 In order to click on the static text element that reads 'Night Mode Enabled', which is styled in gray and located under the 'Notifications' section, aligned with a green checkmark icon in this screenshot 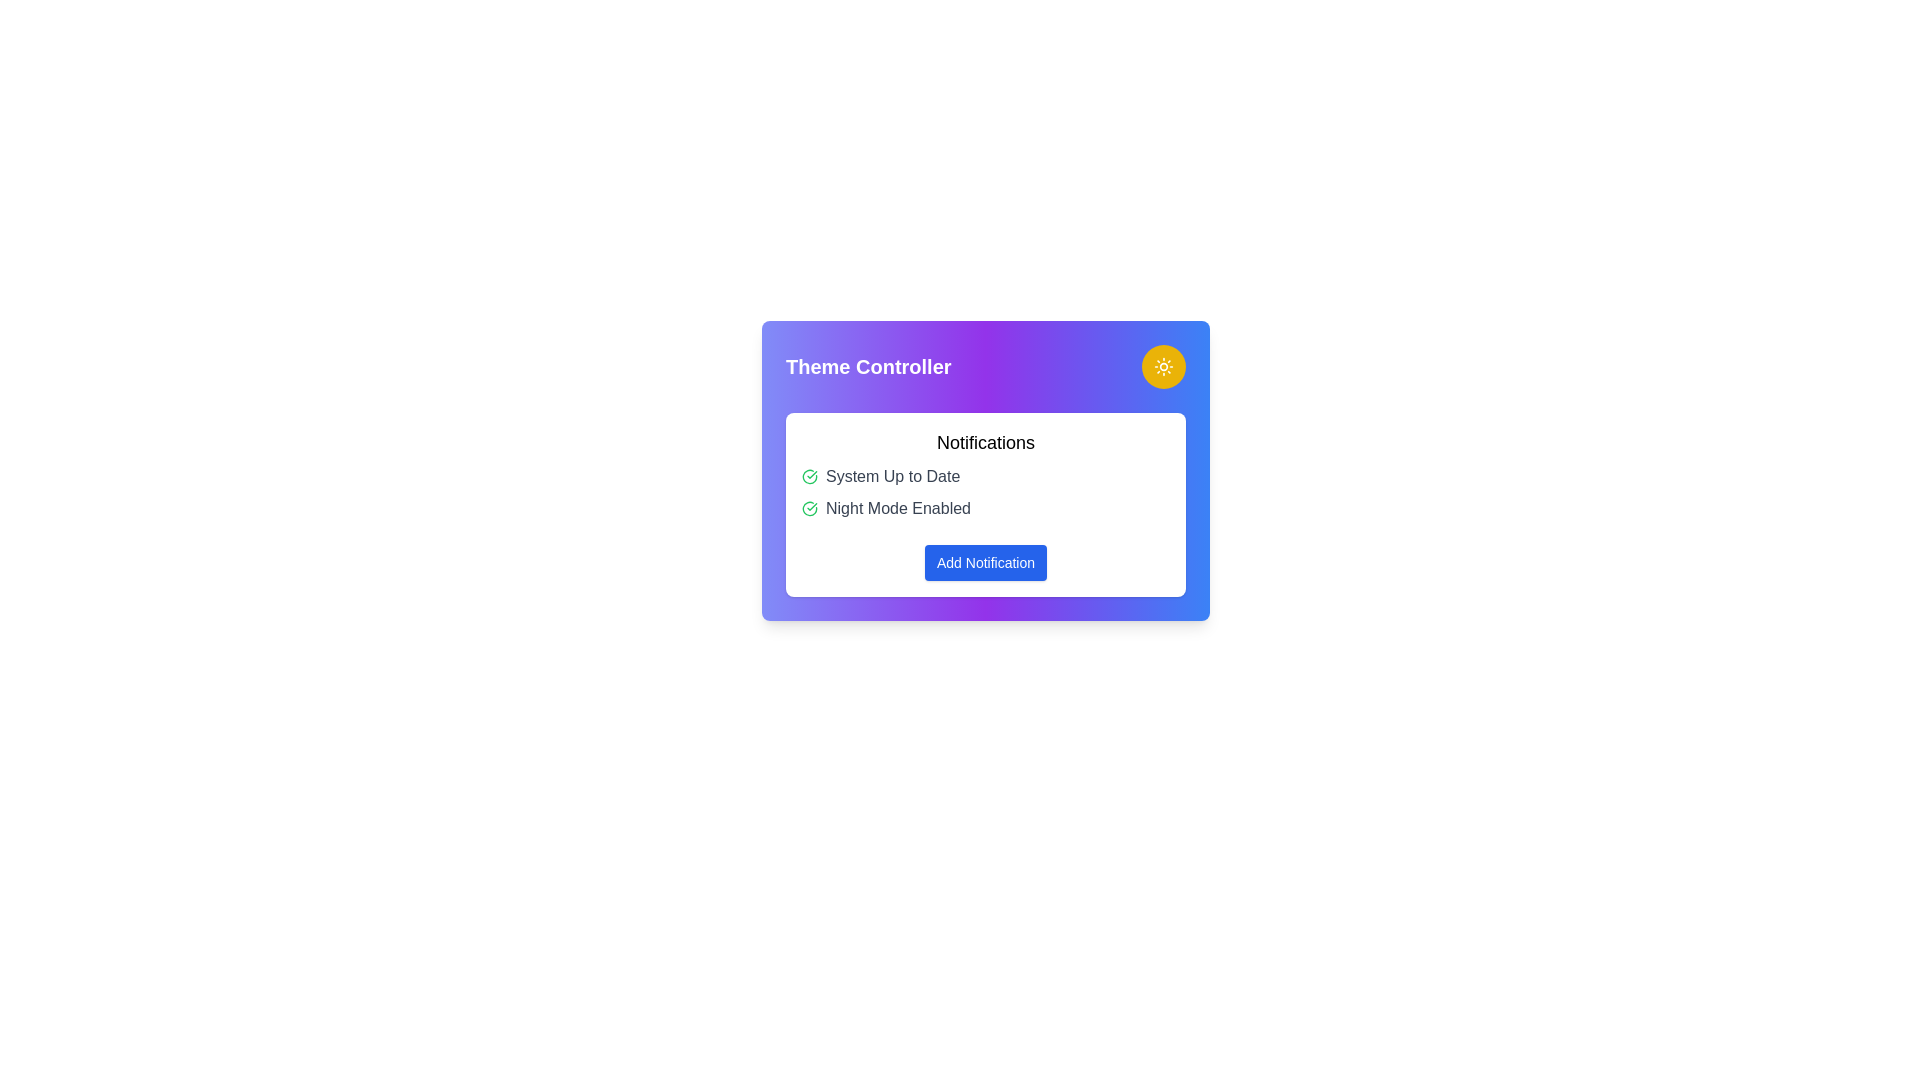, I will do `click(897, 508)`.